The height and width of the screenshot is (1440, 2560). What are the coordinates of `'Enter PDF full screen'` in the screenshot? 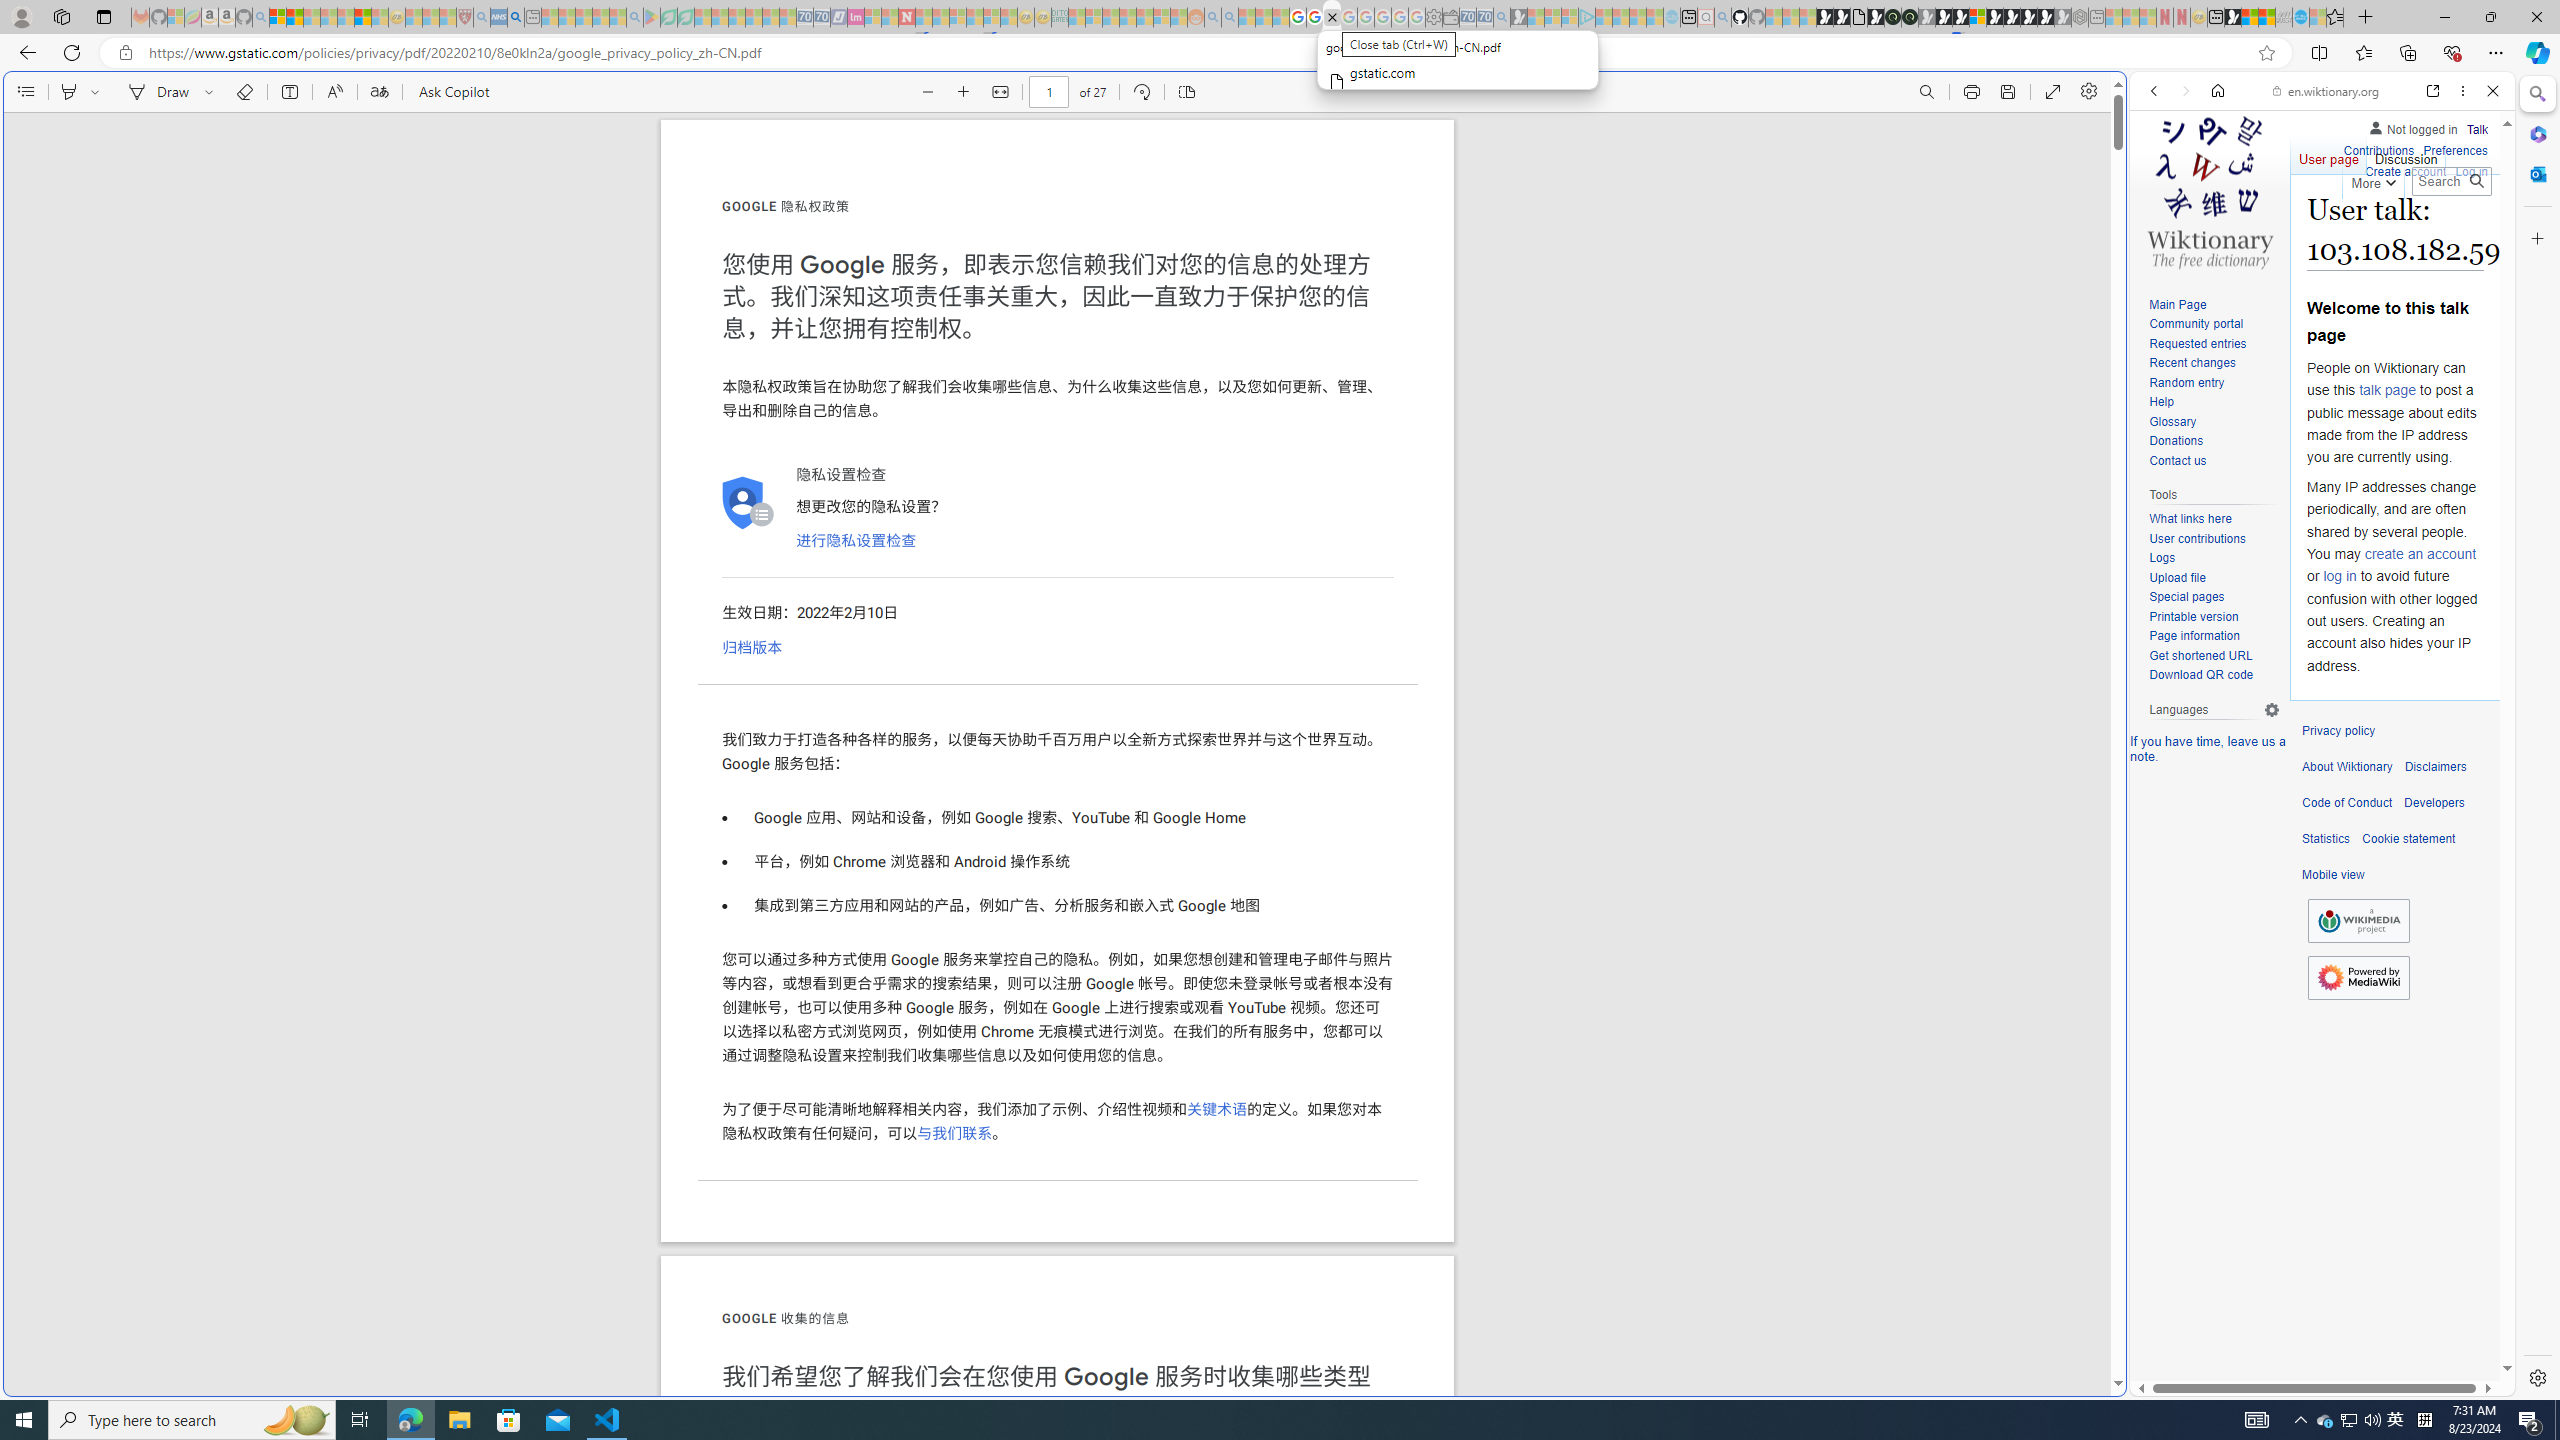 It's located at (2053, 91).